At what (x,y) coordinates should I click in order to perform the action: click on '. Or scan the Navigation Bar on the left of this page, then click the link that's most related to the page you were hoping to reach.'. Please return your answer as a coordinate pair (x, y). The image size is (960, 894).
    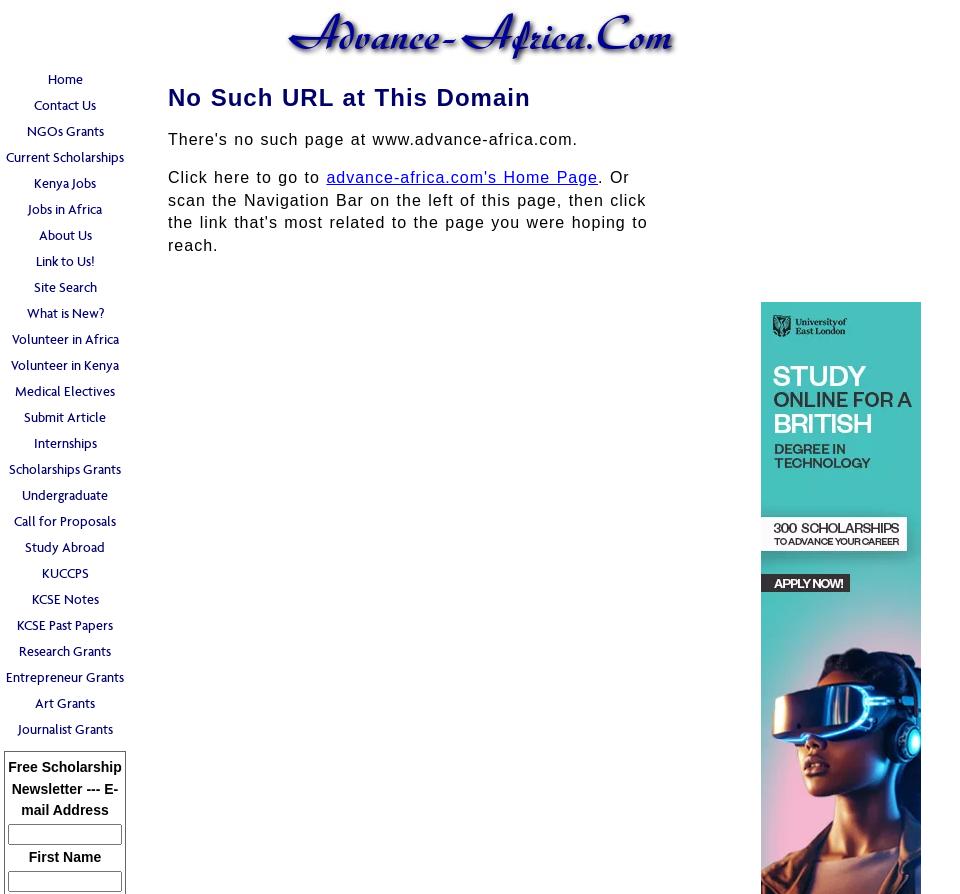
    Looking at the image, I should click on (167, 210).